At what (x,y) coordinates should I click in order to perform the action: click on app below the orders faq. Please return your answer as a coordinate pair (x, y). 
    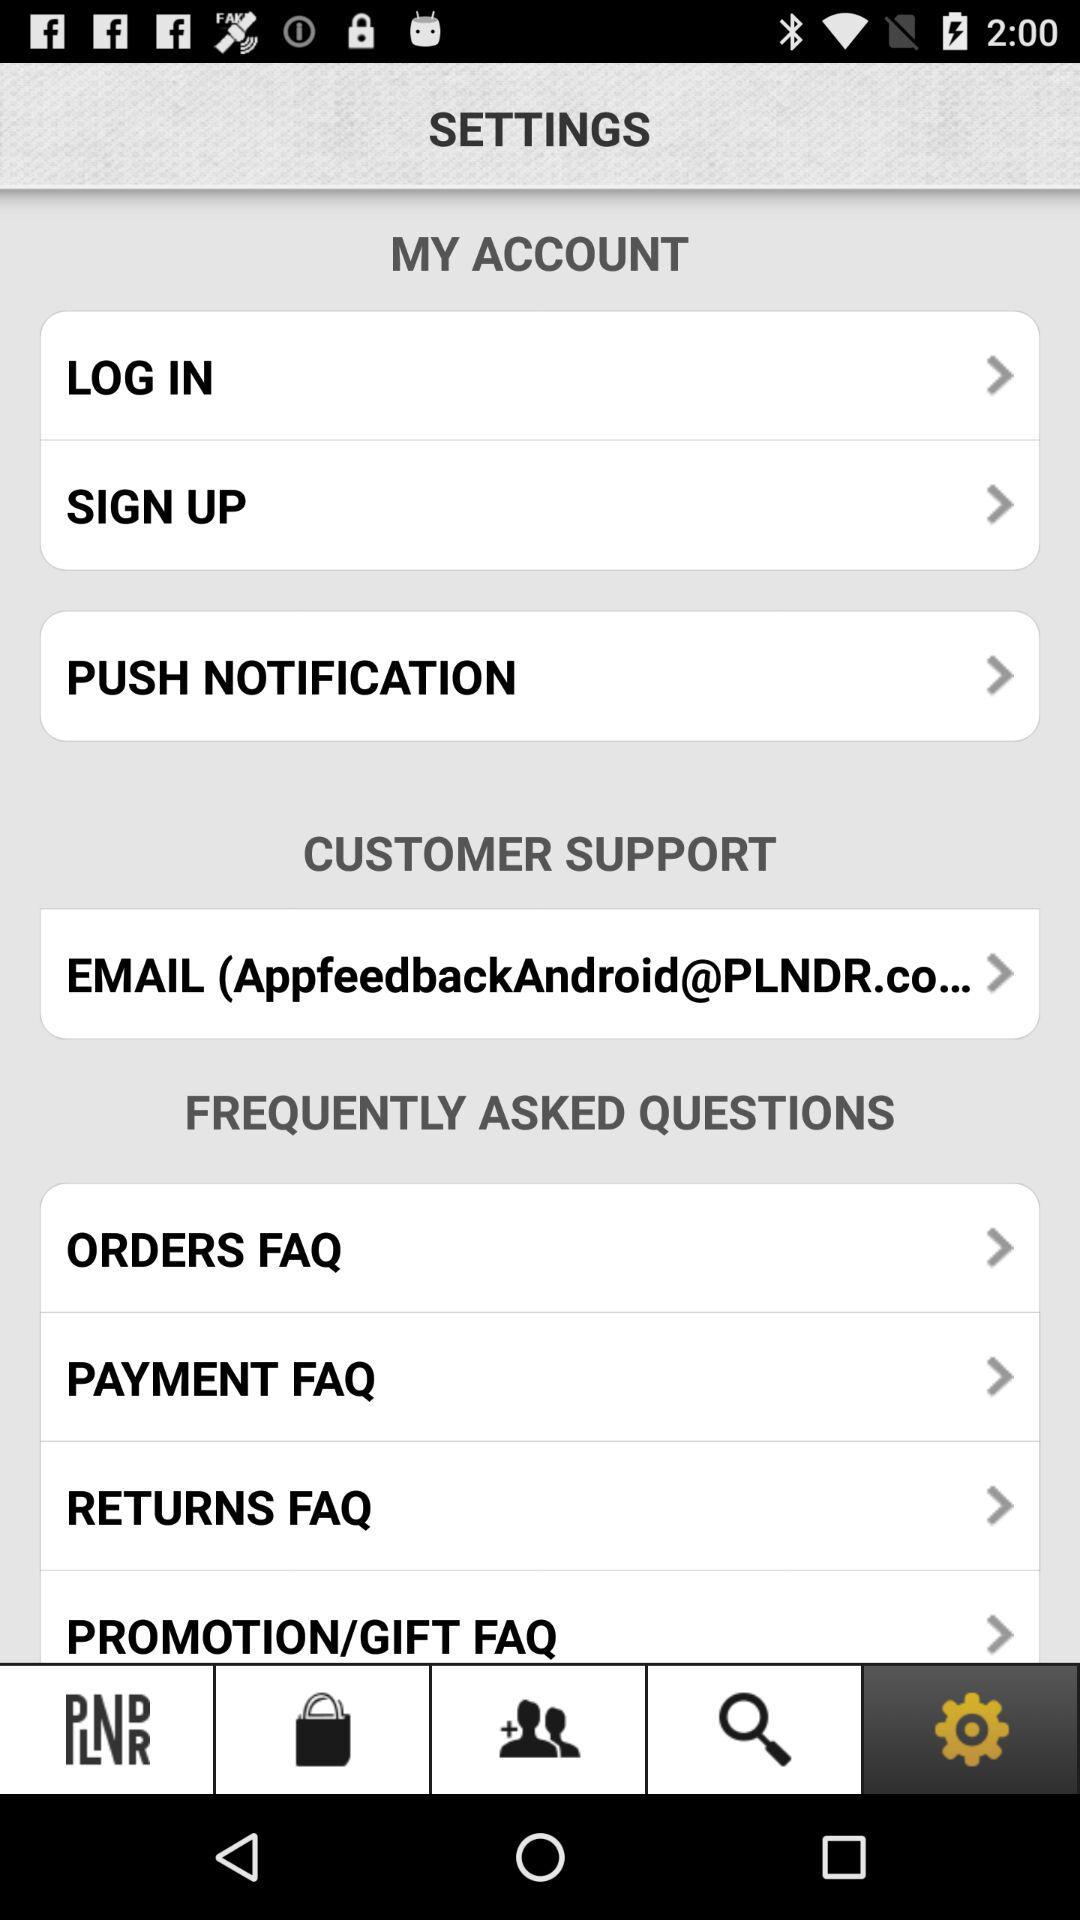
    Looking at the image, I should click on (540, 1376).